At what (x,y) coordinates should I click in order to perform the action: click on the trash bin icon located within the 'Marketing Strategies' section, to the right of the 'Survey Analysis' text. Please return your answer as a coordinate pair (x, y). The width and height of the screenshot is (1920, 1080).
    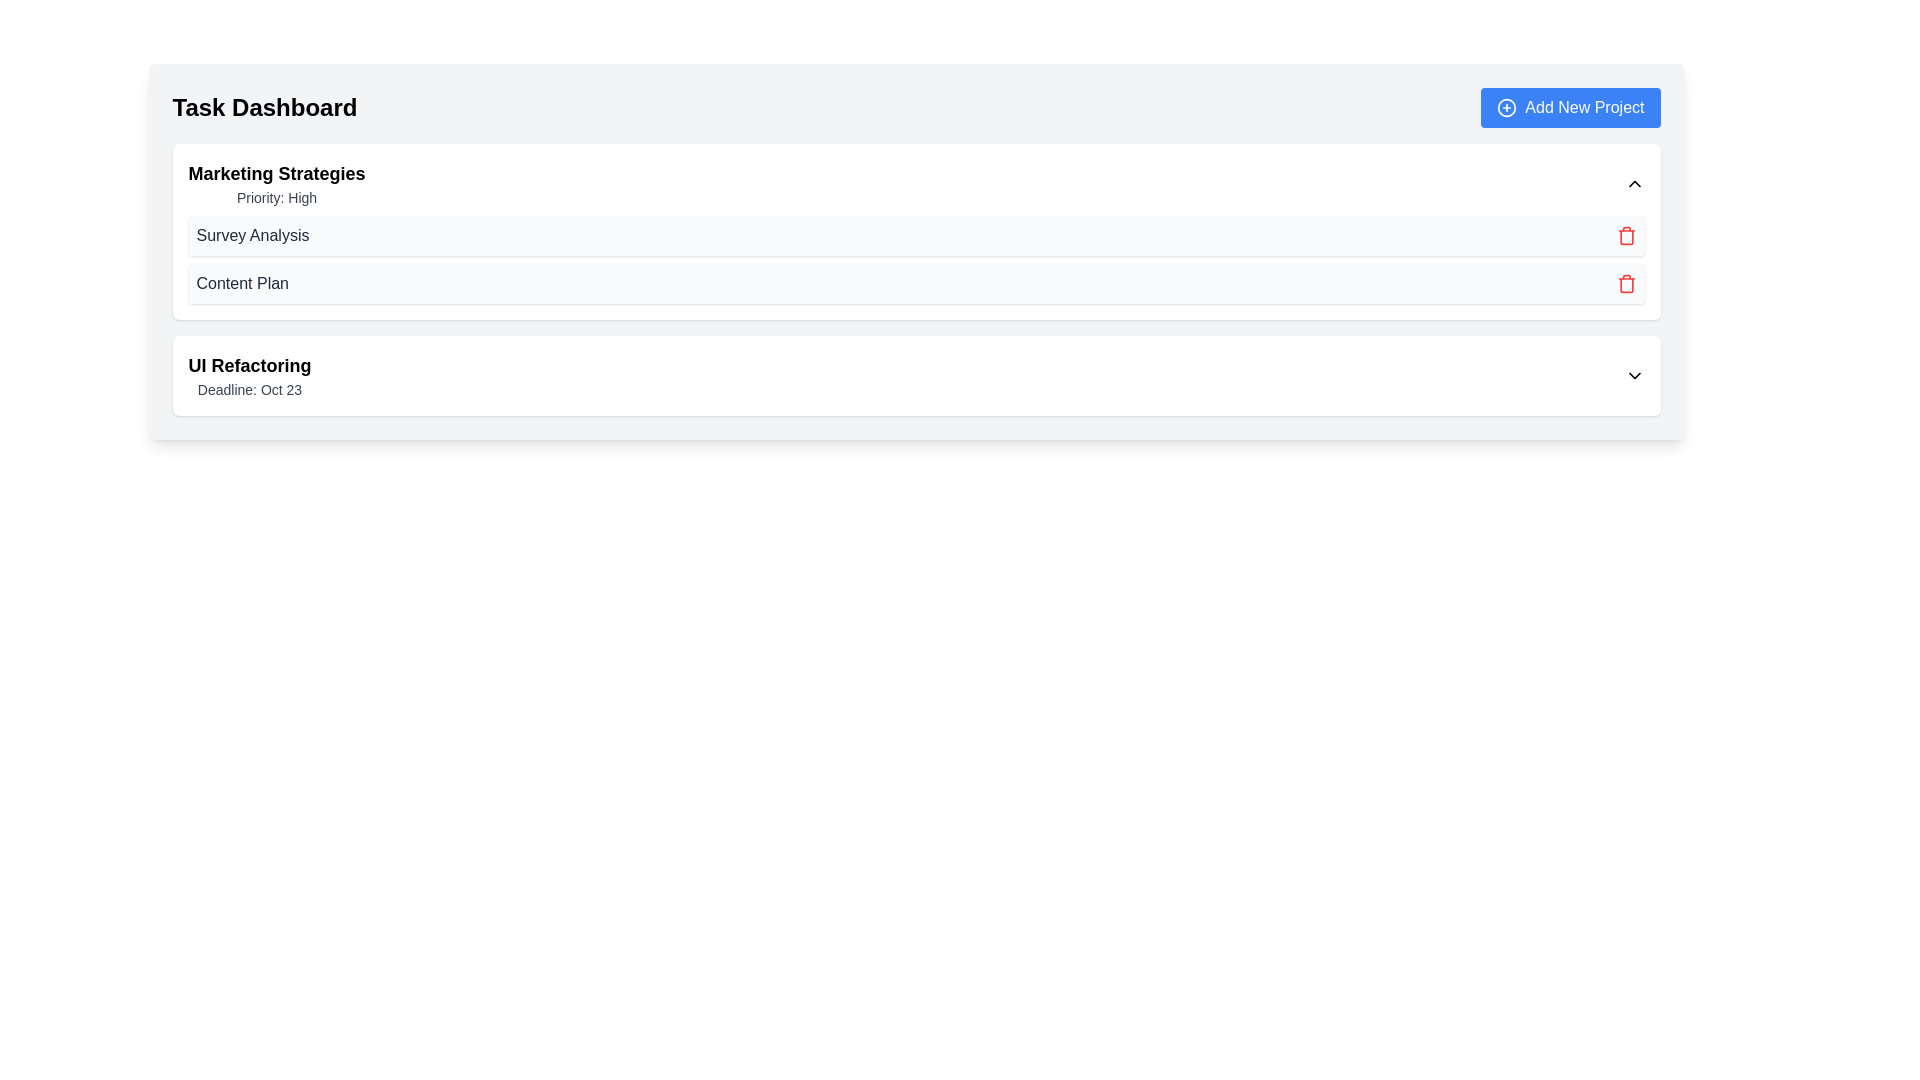
    Looking at the image, I should click on (1626, 236).